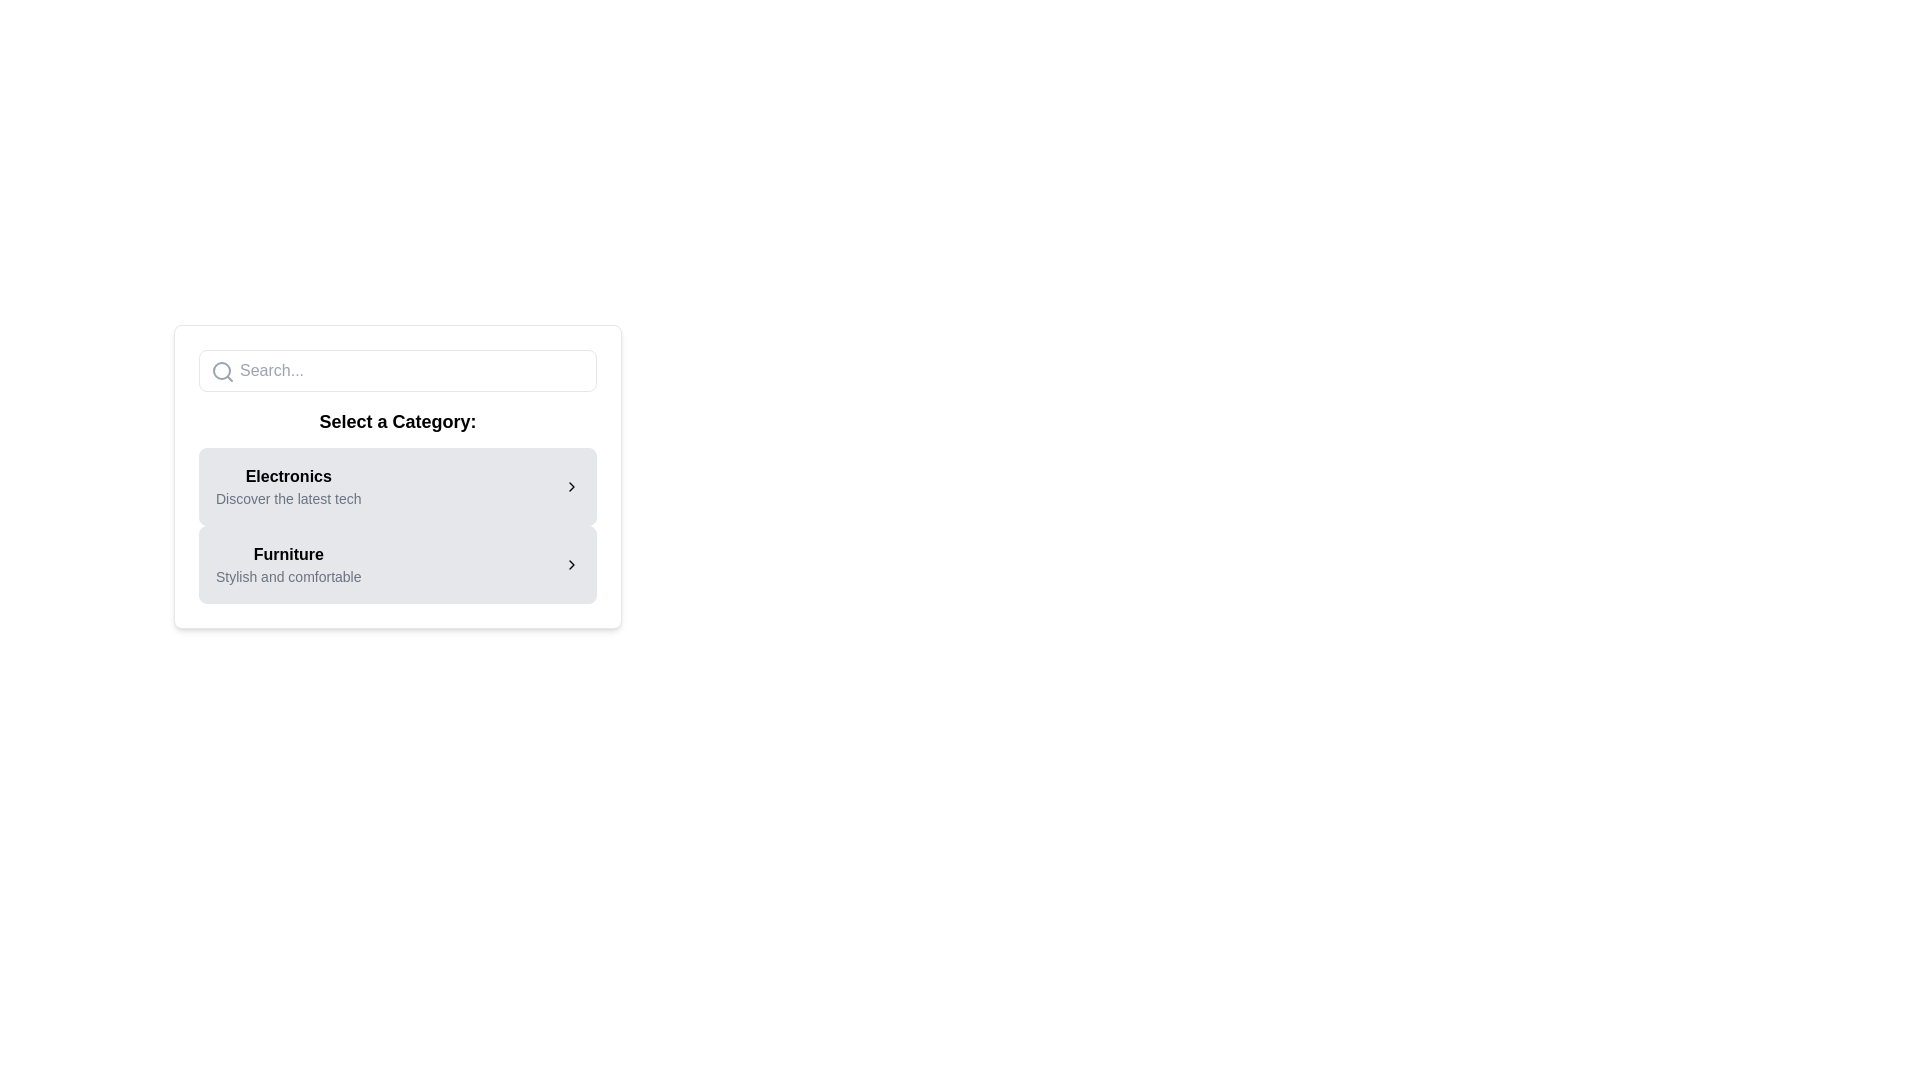 The image size is (1920, 1080). What do you see at coordinates (221, 370) in the screenshot?
I see `the circle element of the search icon located within the SVG graphic in the top left of the card layout titled 'Select a Category'` at bounding box center [221, 370].